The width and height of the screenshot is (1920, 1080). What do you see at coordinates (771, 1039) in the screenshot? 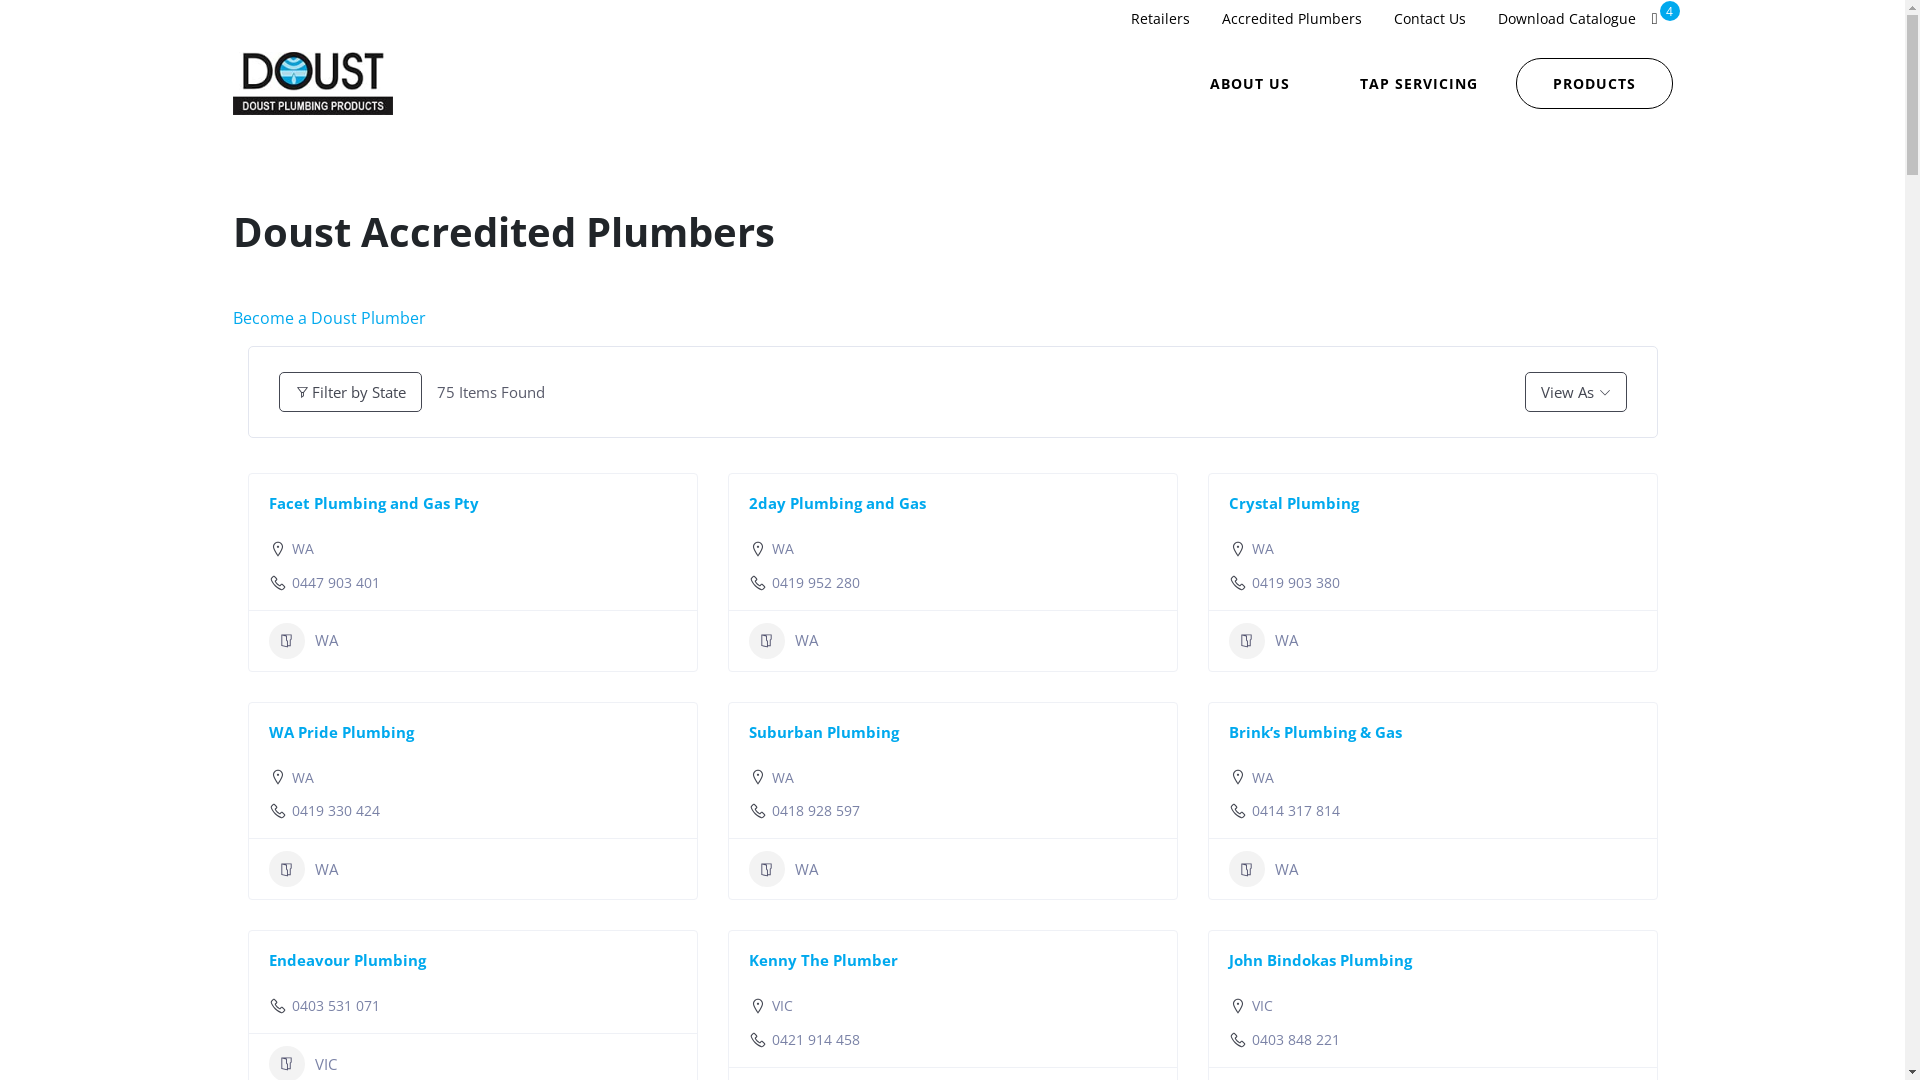
I see `'0421 914 458'` at bounding box center [771, 1039].